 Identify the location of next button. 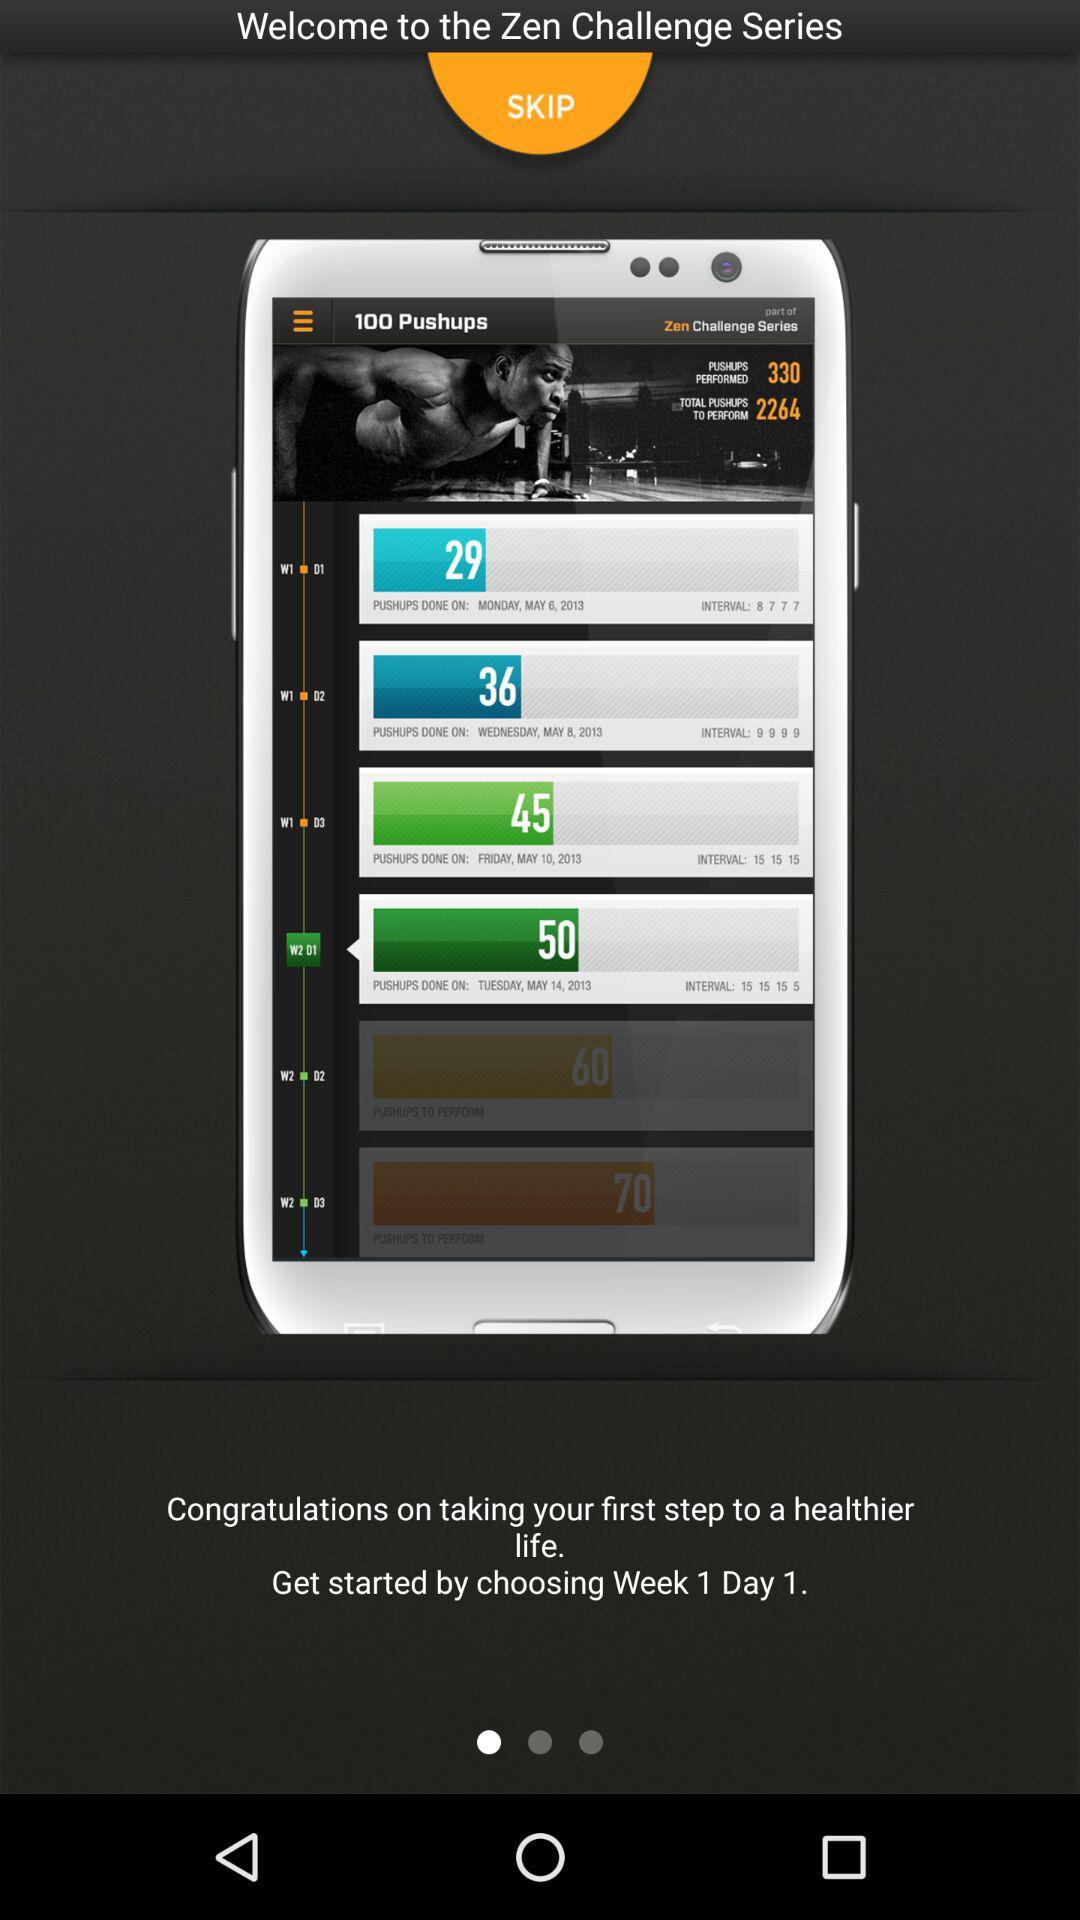
(540, 1741).